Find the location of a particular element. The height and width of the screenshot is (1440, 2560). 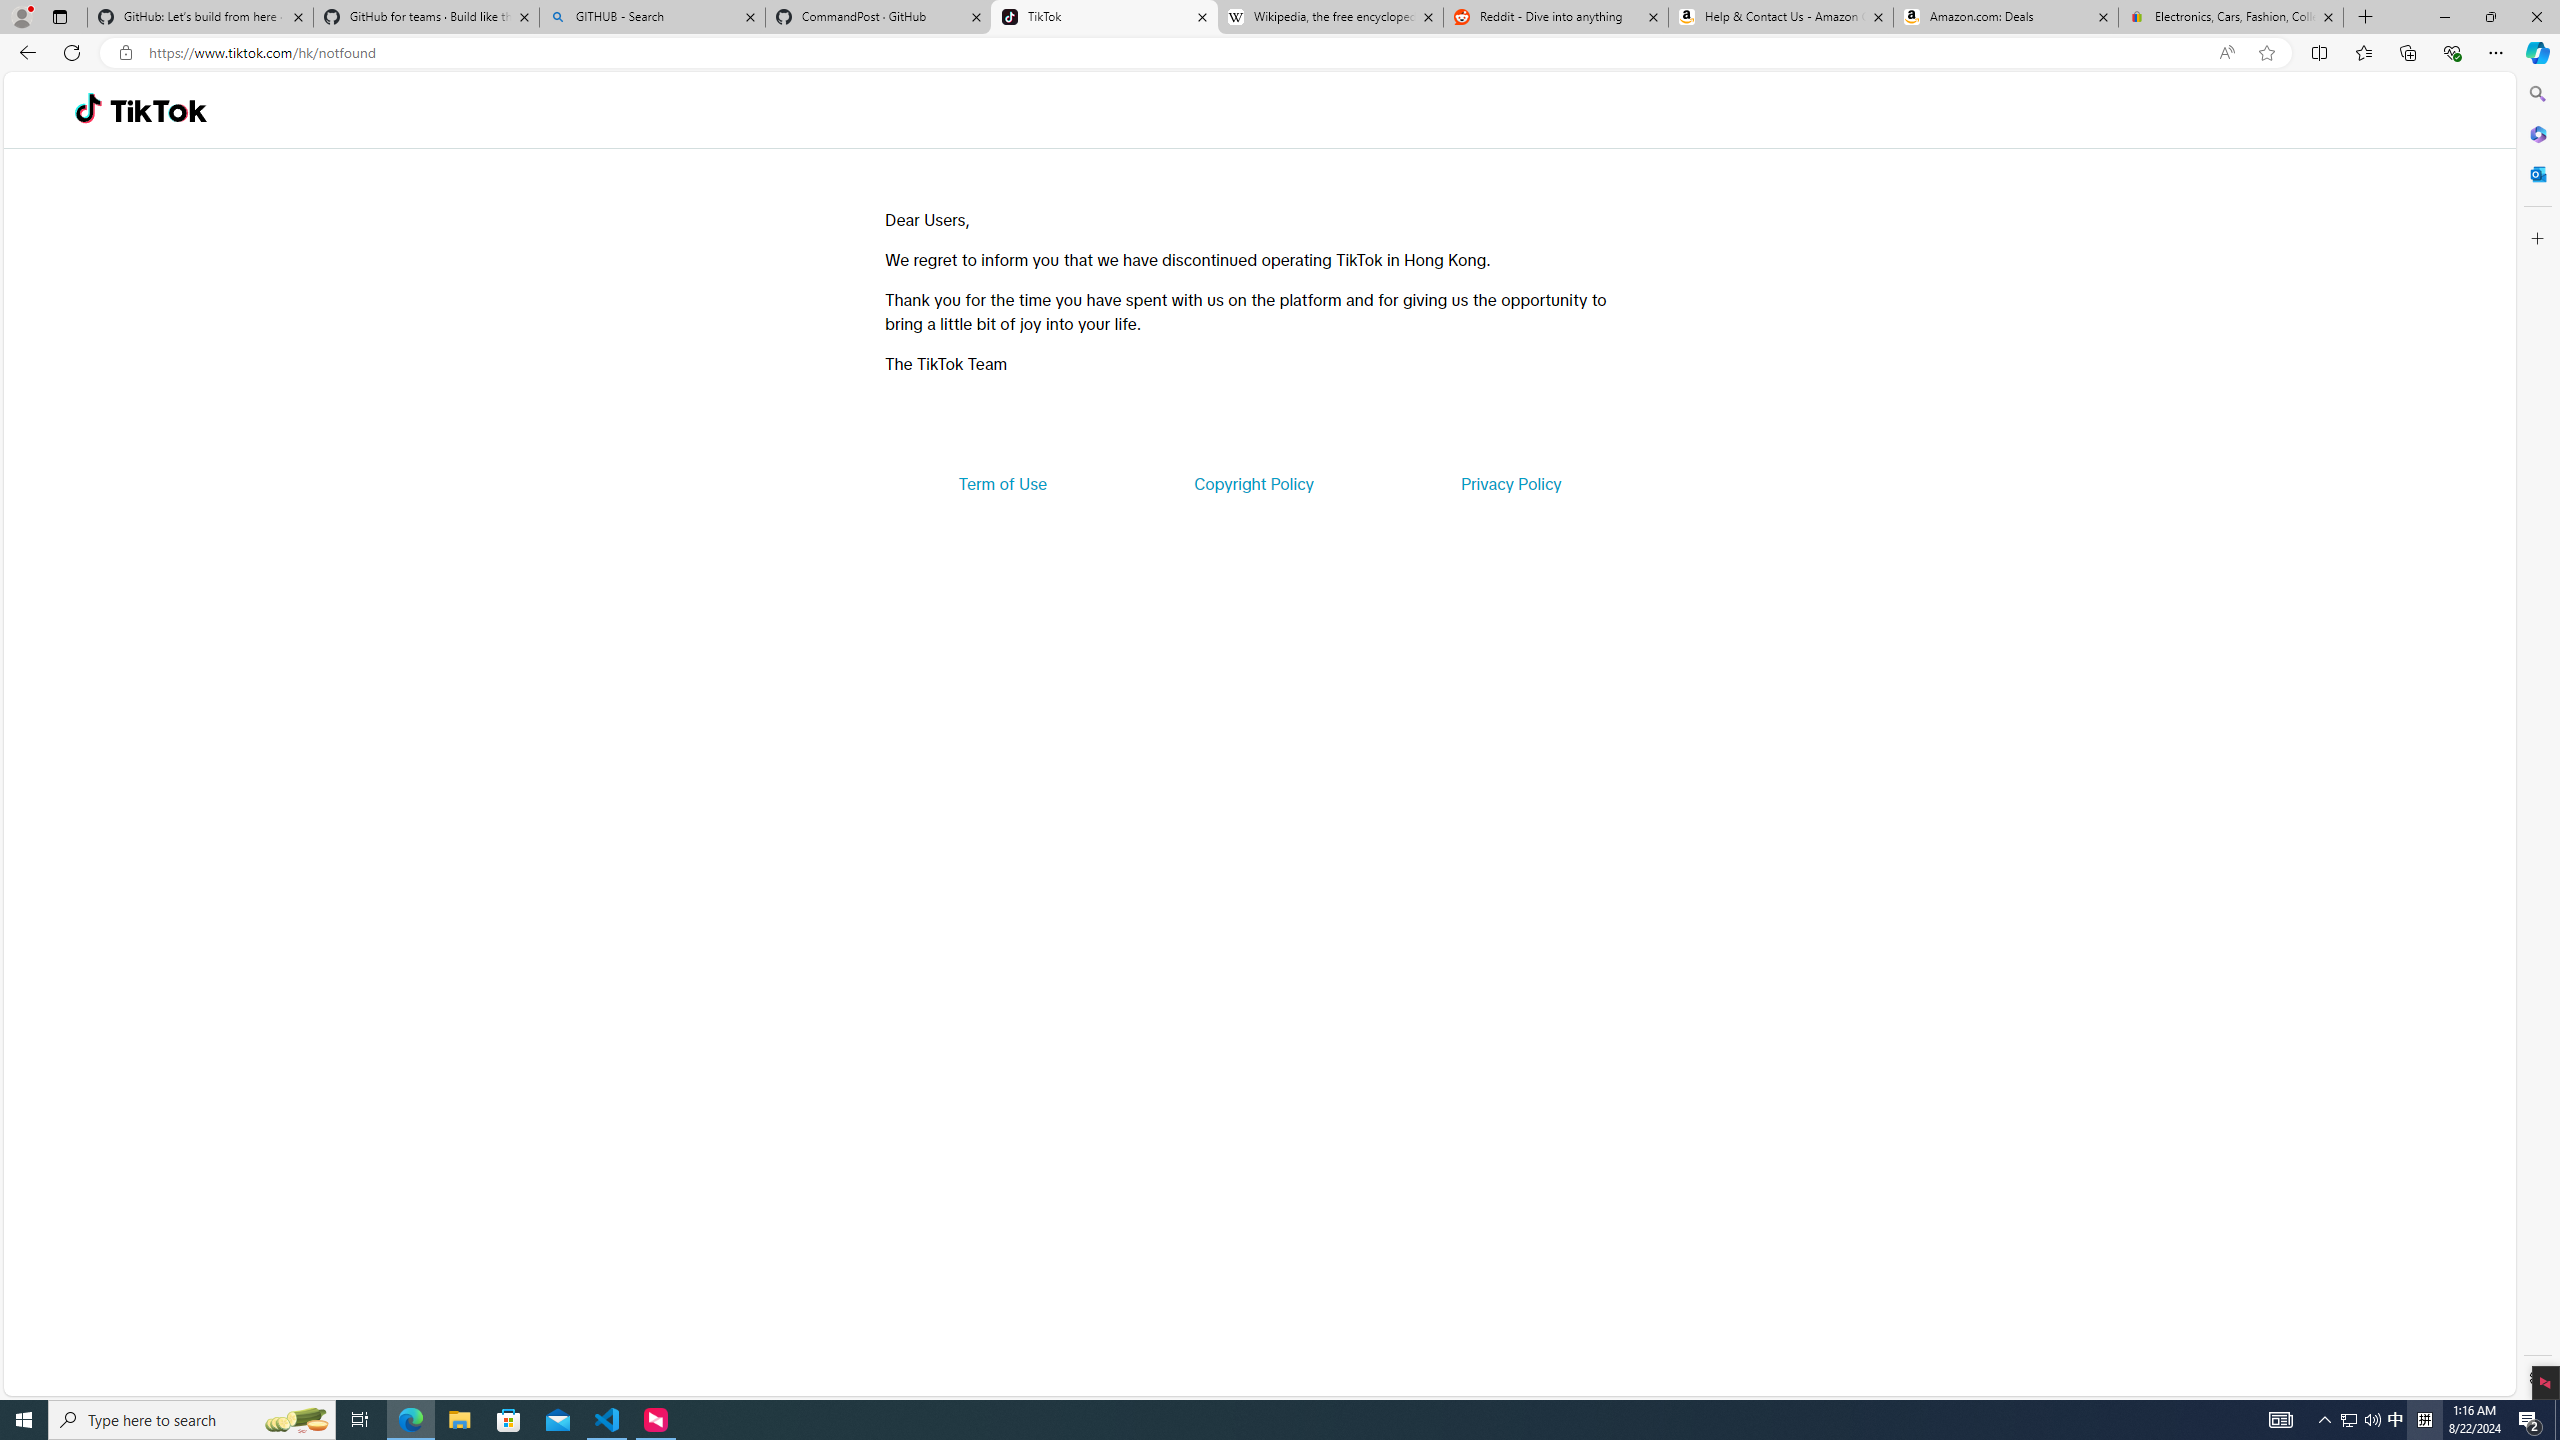

'TikTok' is located at coordinates (158, 110).